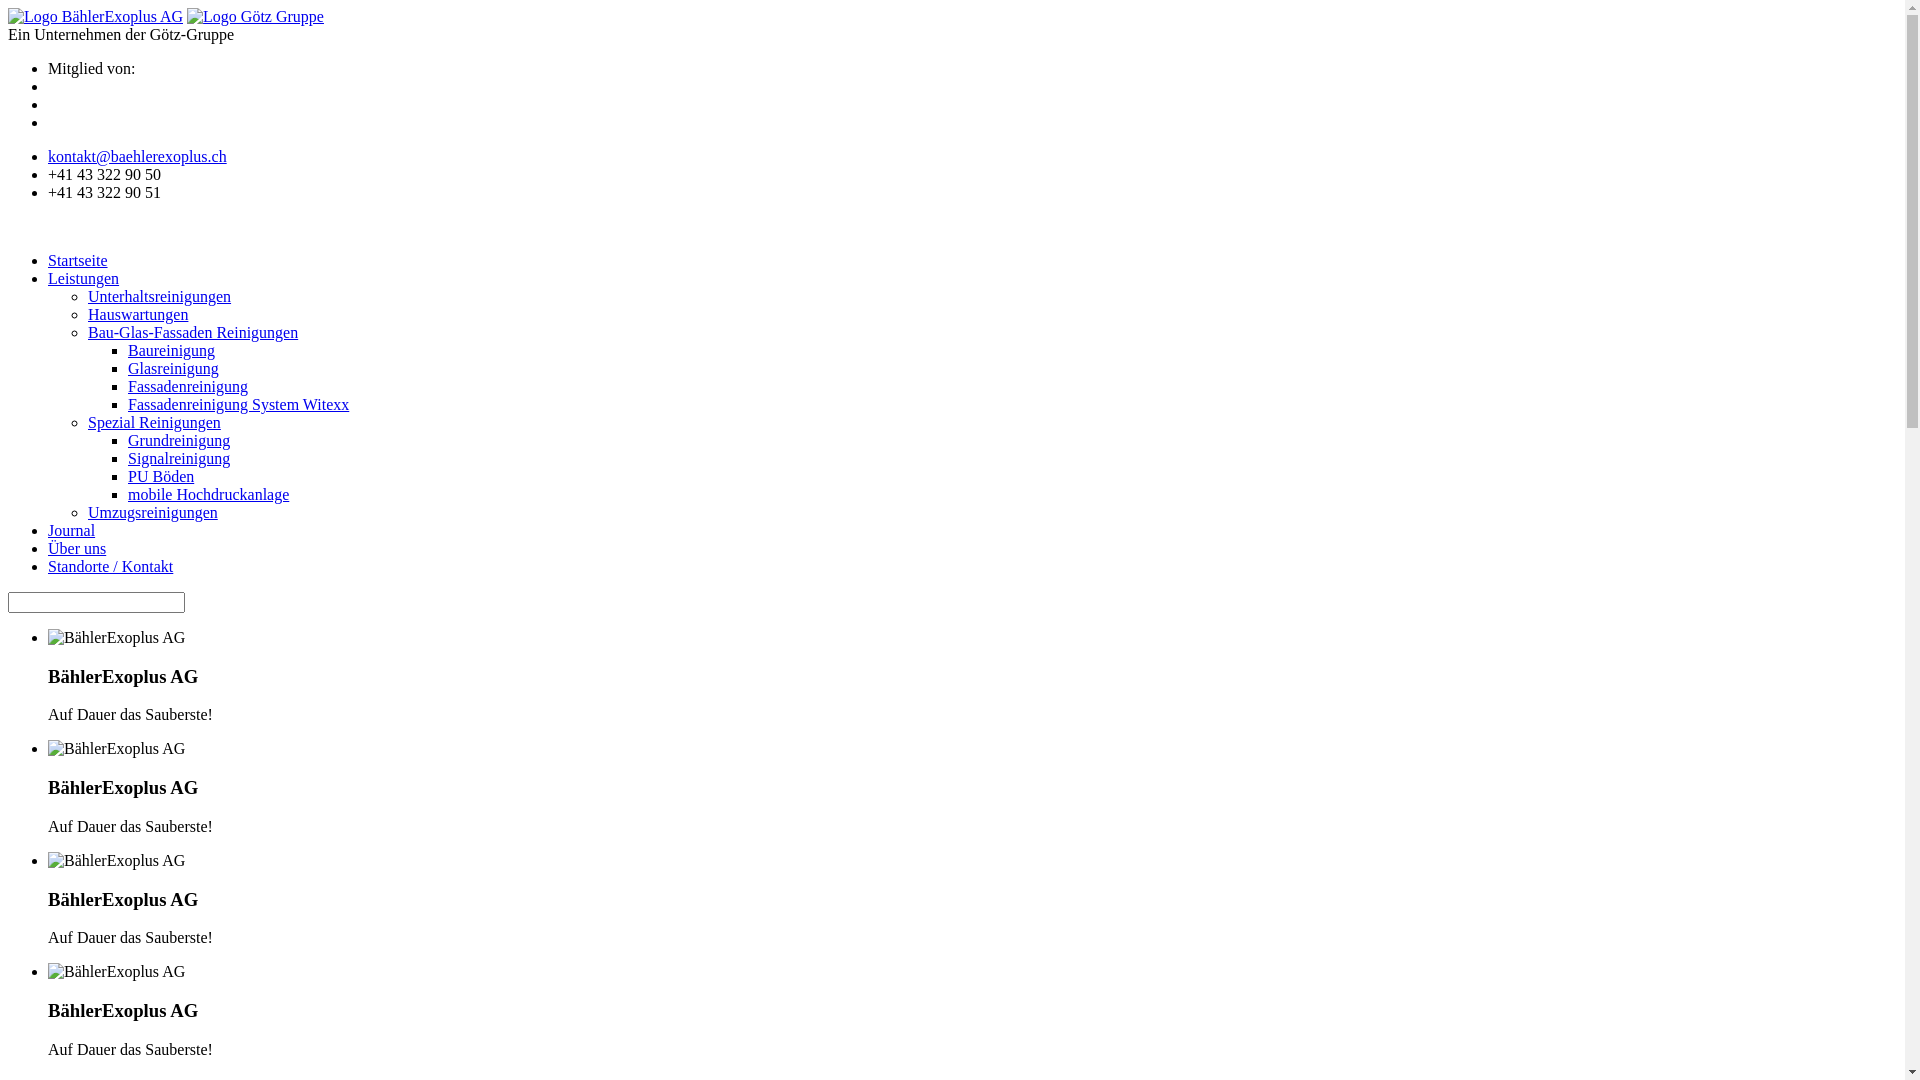 The width and height of the screenshot is (1920, 1080). What do you see at coordinates (48, 259) in the screenshot?
I see `'Startseite'` at bounding box center [48, 259].